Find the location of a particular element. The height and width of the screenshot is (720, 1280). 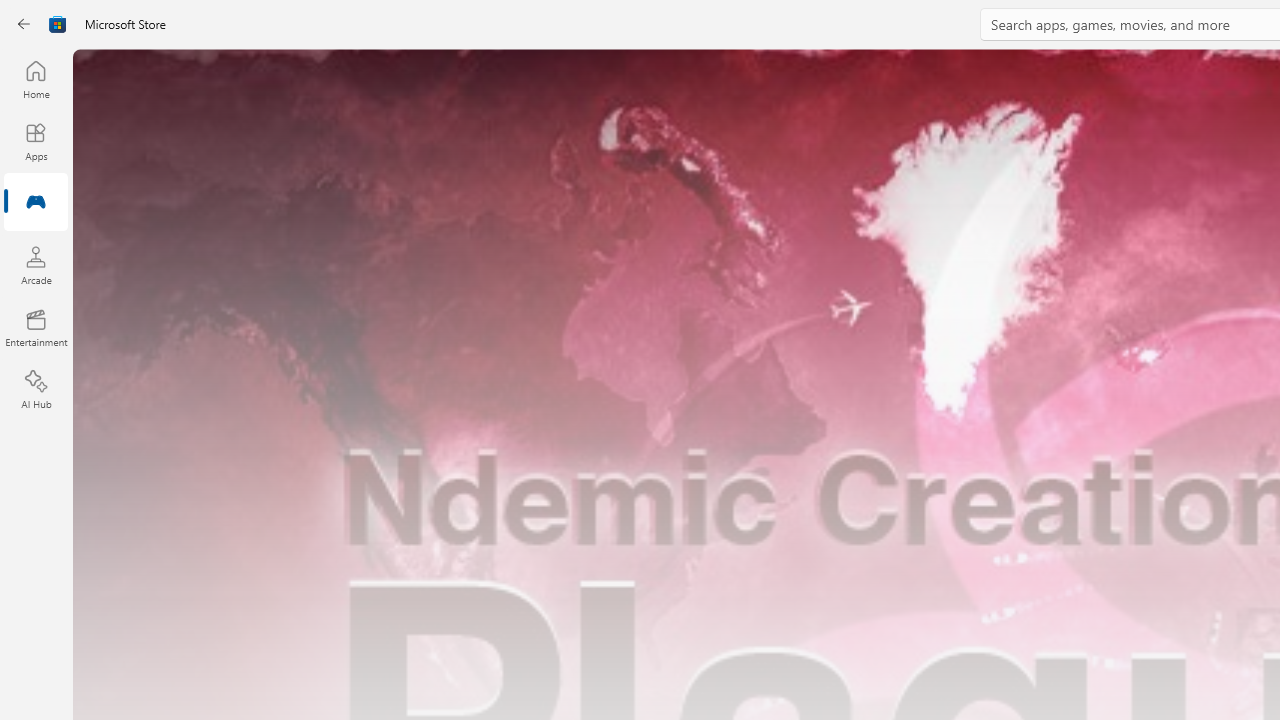

'AI Hub' is located at coordinates (35, 390).